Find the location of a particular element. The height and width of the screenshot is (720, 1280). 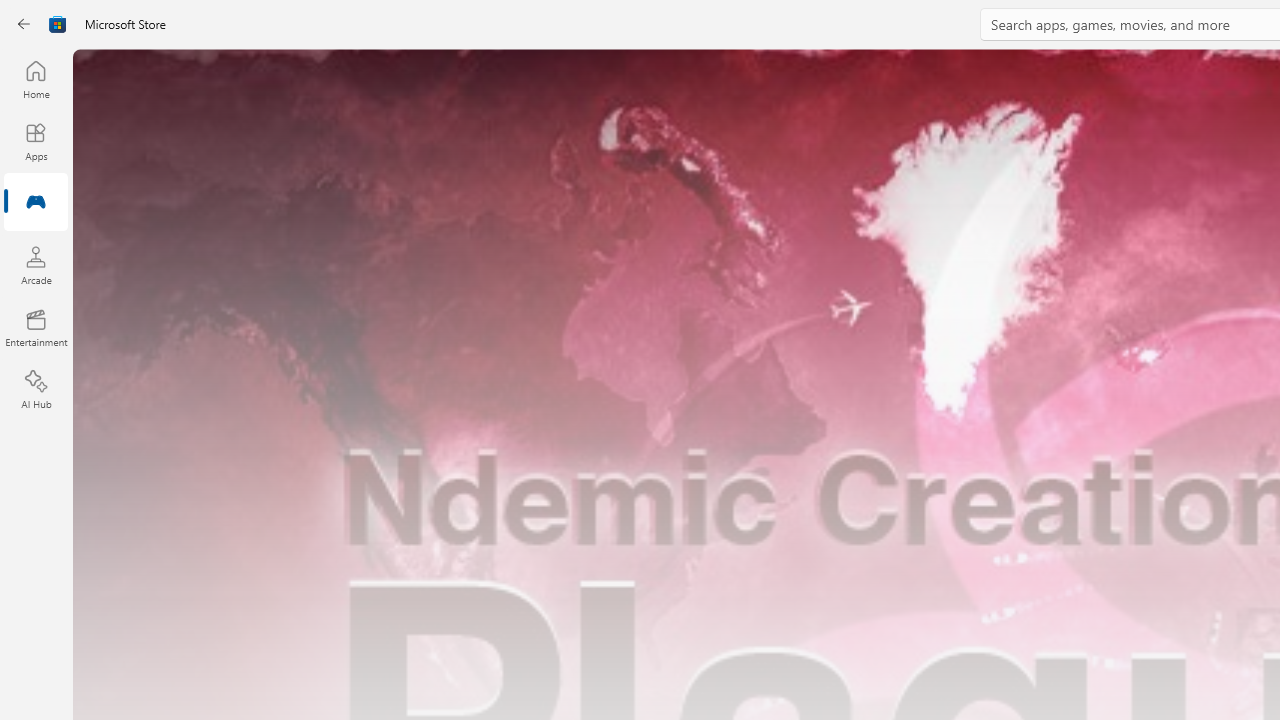

'AI Hub' is located at coordinates (35, 390).